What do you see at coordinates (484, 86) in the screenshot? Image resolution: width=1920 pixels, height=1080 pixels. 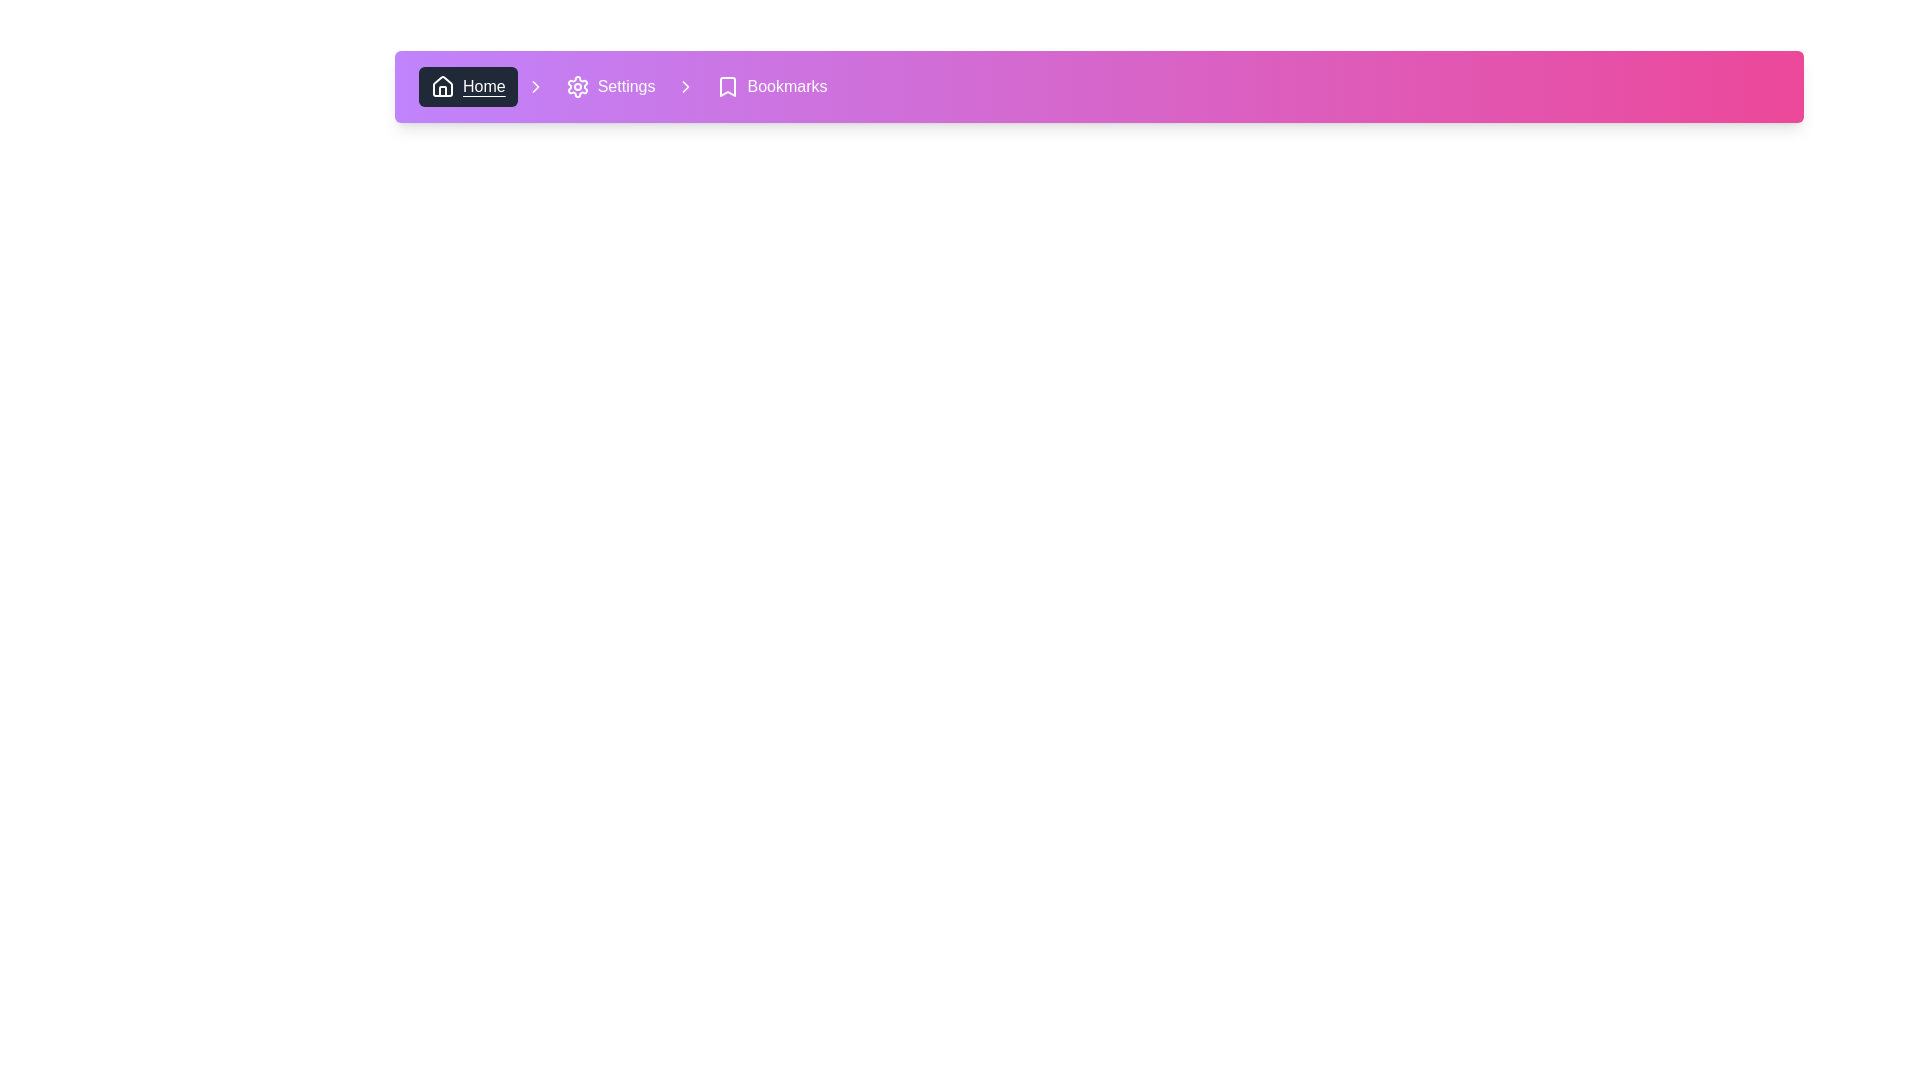 I see `the 'Home' text label located in the navigation bar` at bounding box center [484, 86].